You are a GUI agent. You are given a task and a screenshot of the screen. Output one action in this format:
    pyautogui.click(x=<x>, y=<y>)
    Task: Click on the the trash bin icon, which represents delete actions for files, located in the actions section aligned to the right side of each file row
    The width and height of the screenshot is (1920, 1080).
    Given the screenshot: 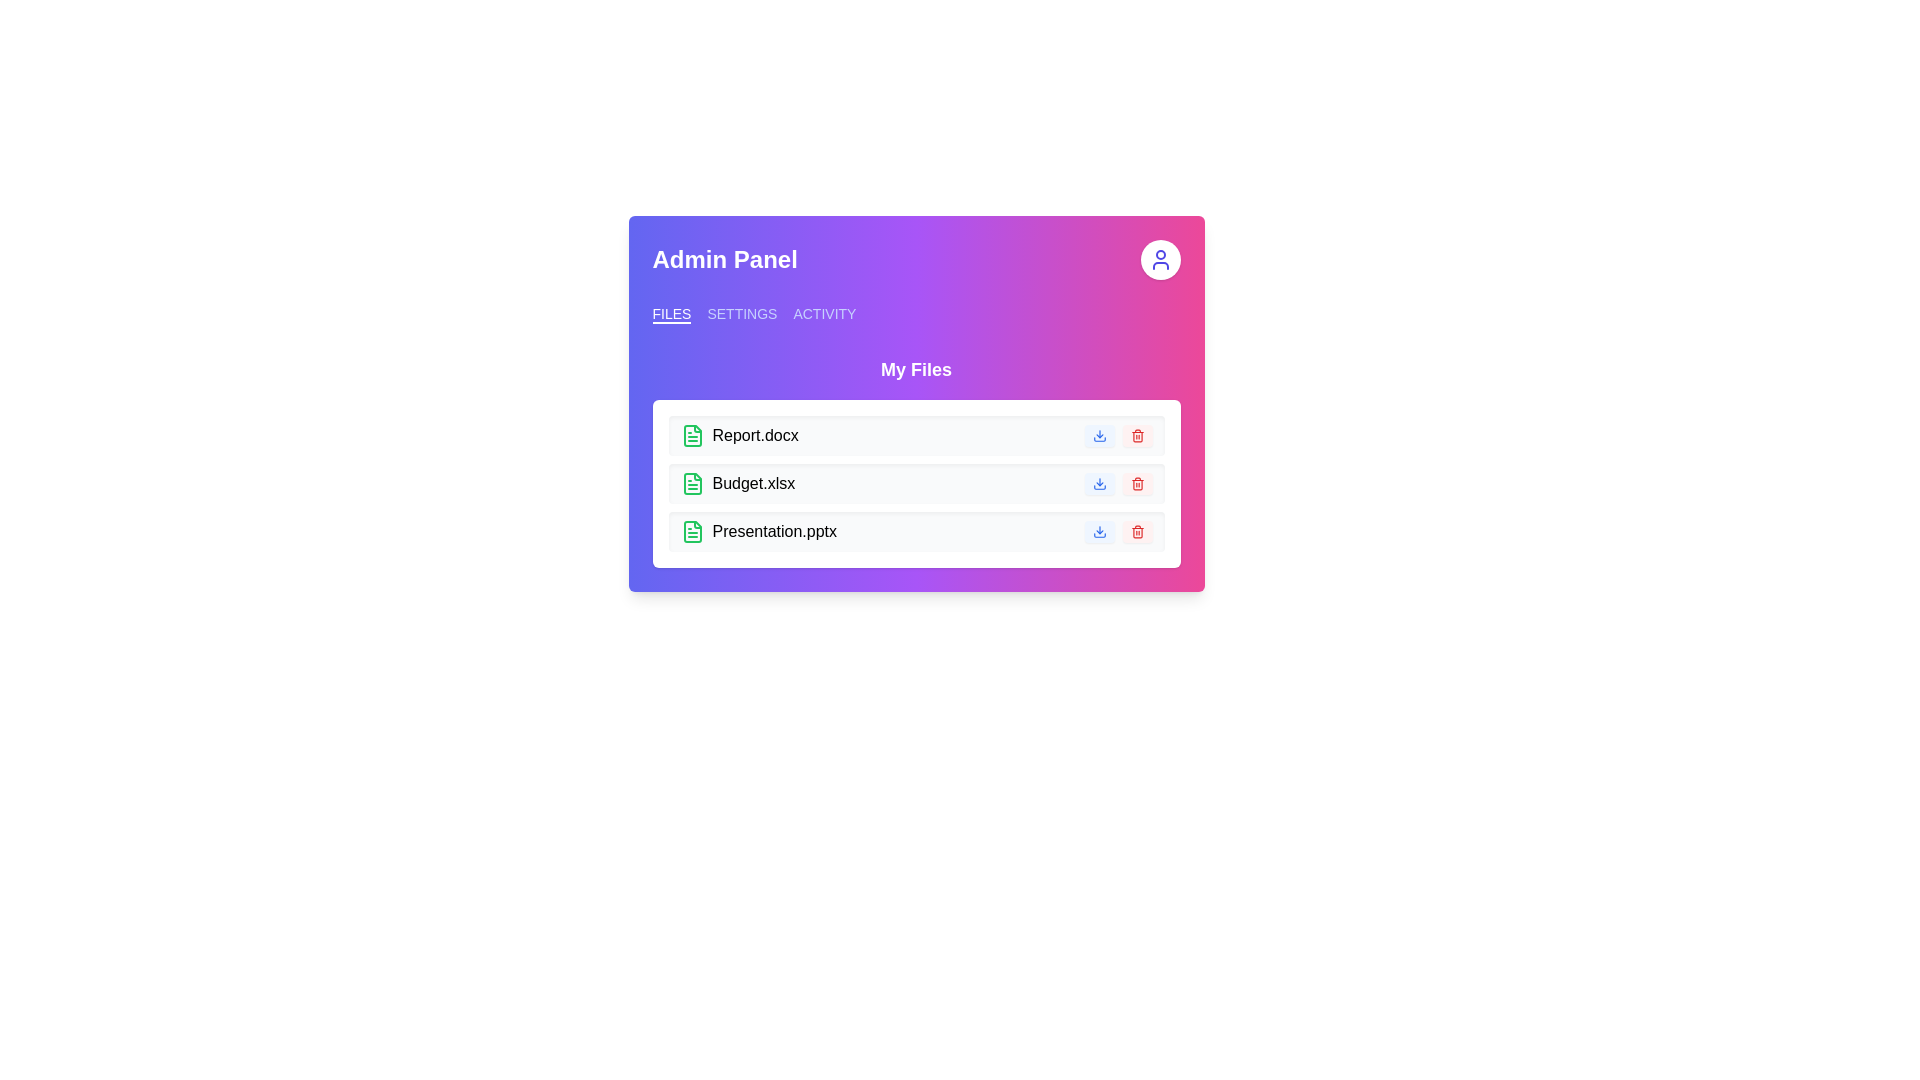 What is the action you would take?
    pyautogui.click(x=1137, y=485)
    